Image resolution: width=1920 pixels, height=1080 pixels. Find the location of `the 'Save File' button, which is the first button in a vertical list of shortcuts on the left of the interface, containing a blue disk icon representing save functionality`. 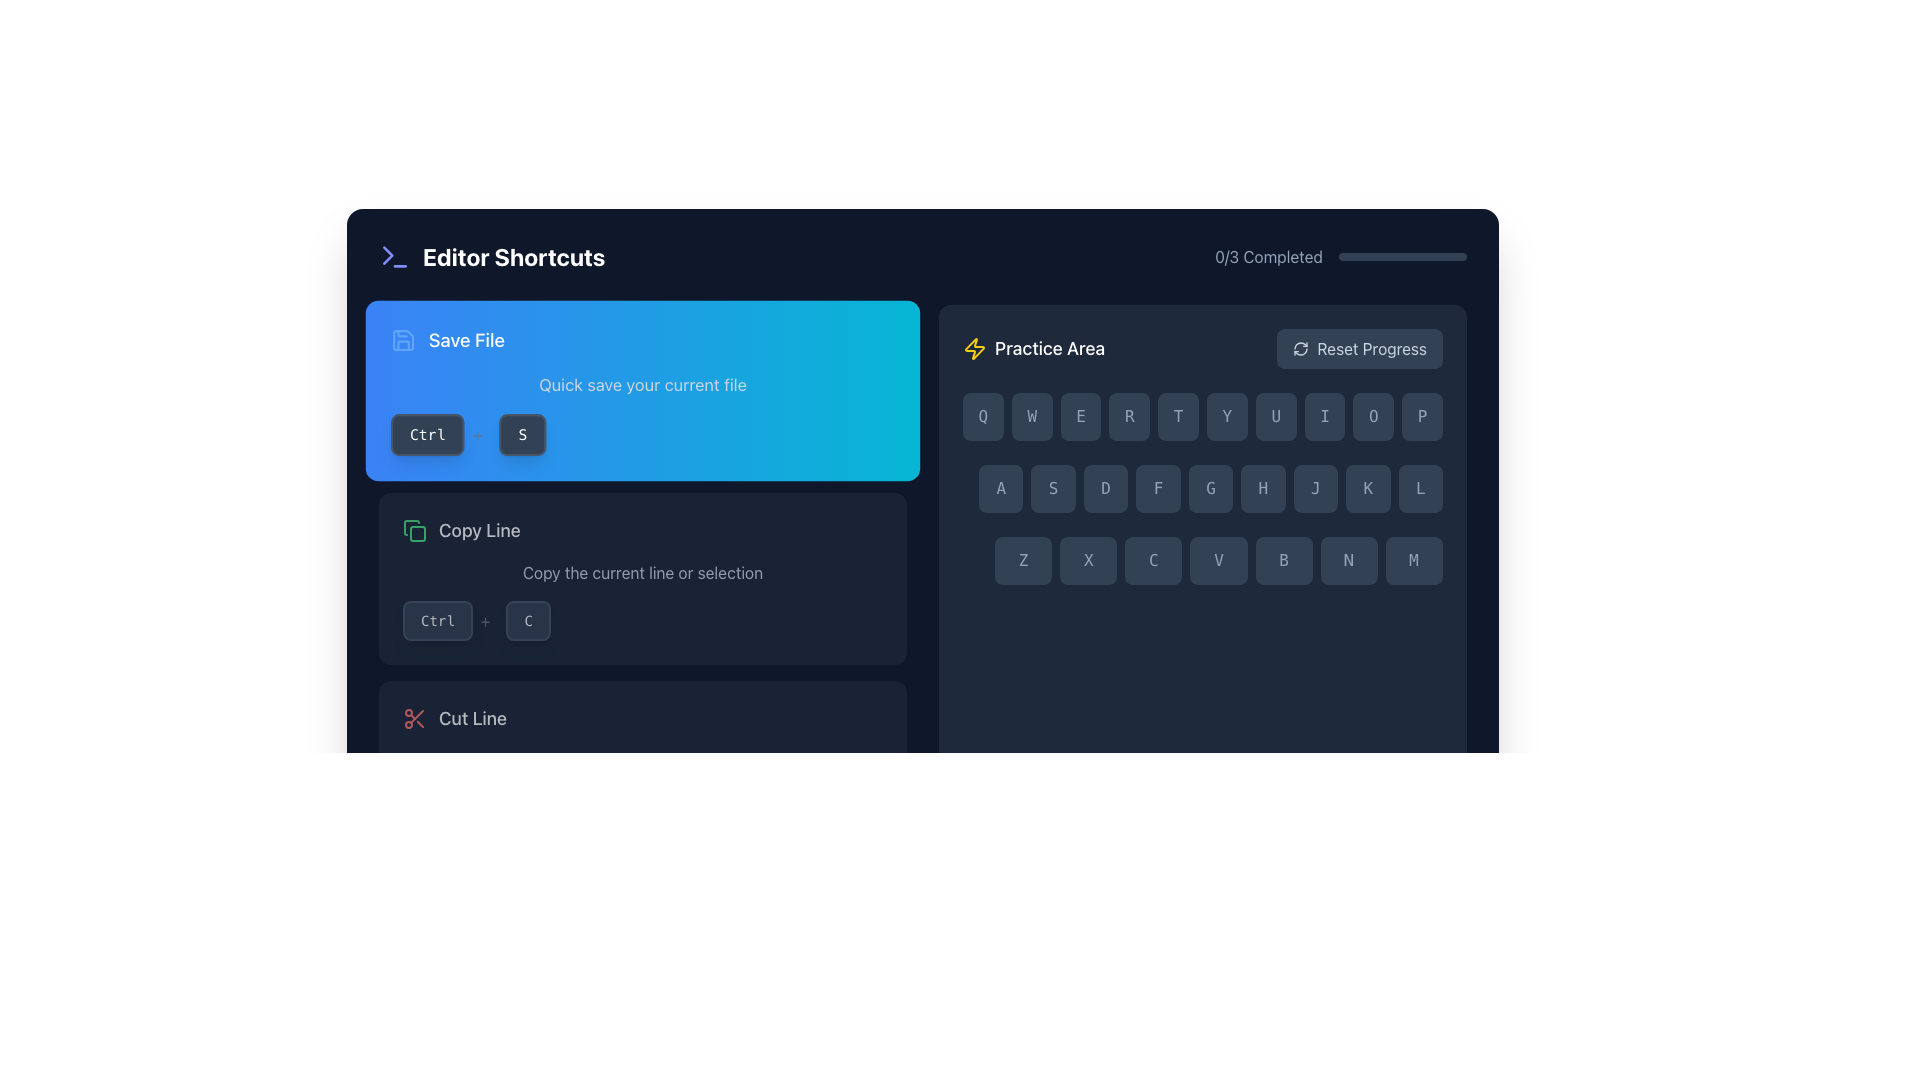

the 'Save File' button, which is the first button in a vertical list of shortcuts on the left of the interface, containing a blue disk icon representing save functionality is located at coordinates (402, 339).